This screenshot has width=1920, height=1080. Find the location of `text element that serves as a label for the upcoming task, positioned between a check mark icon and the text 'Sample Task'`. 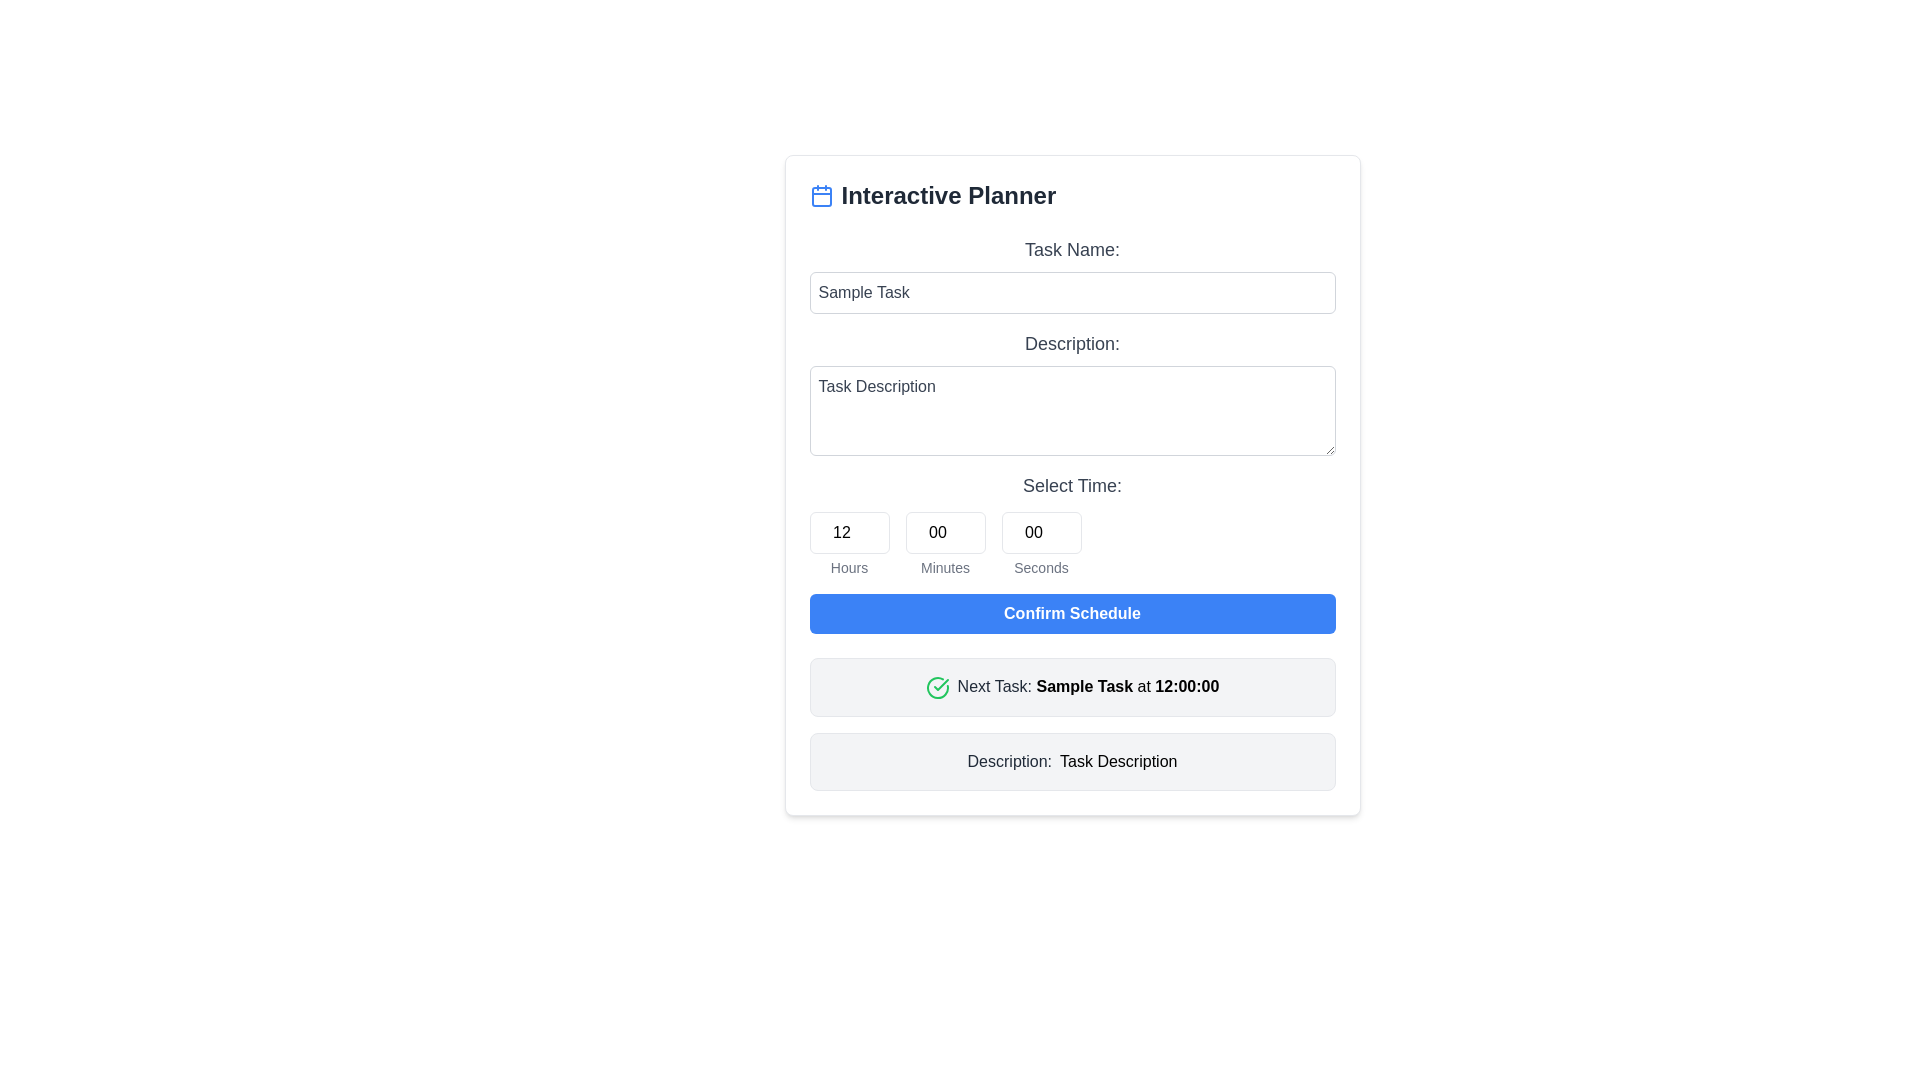

text element that serves as a label for the upcoming task, positioned between a check mark icon and the text 'Sample Task' is located at coordinates (994, 685).